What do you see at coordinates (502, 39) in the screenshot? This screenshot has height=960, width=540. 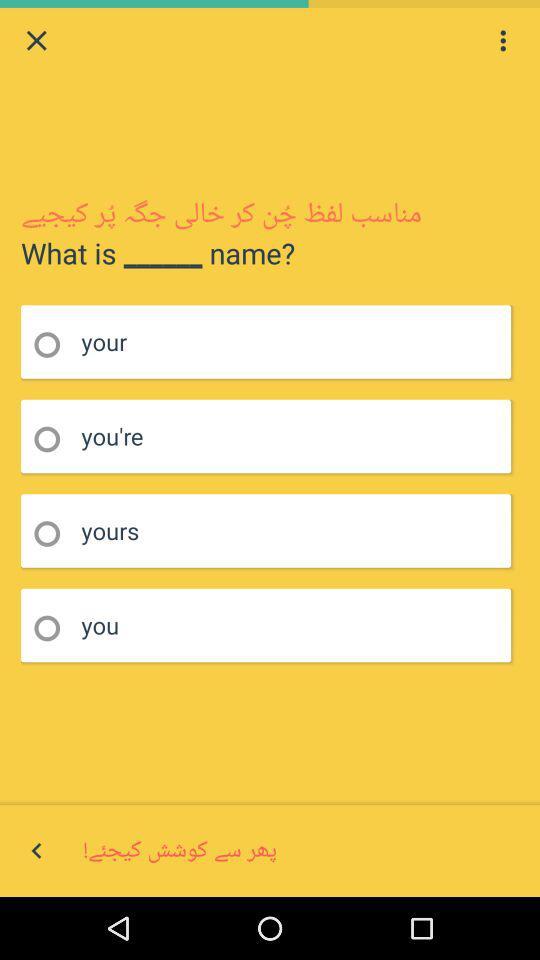 I see `setting` at bounding box center [502, 39].